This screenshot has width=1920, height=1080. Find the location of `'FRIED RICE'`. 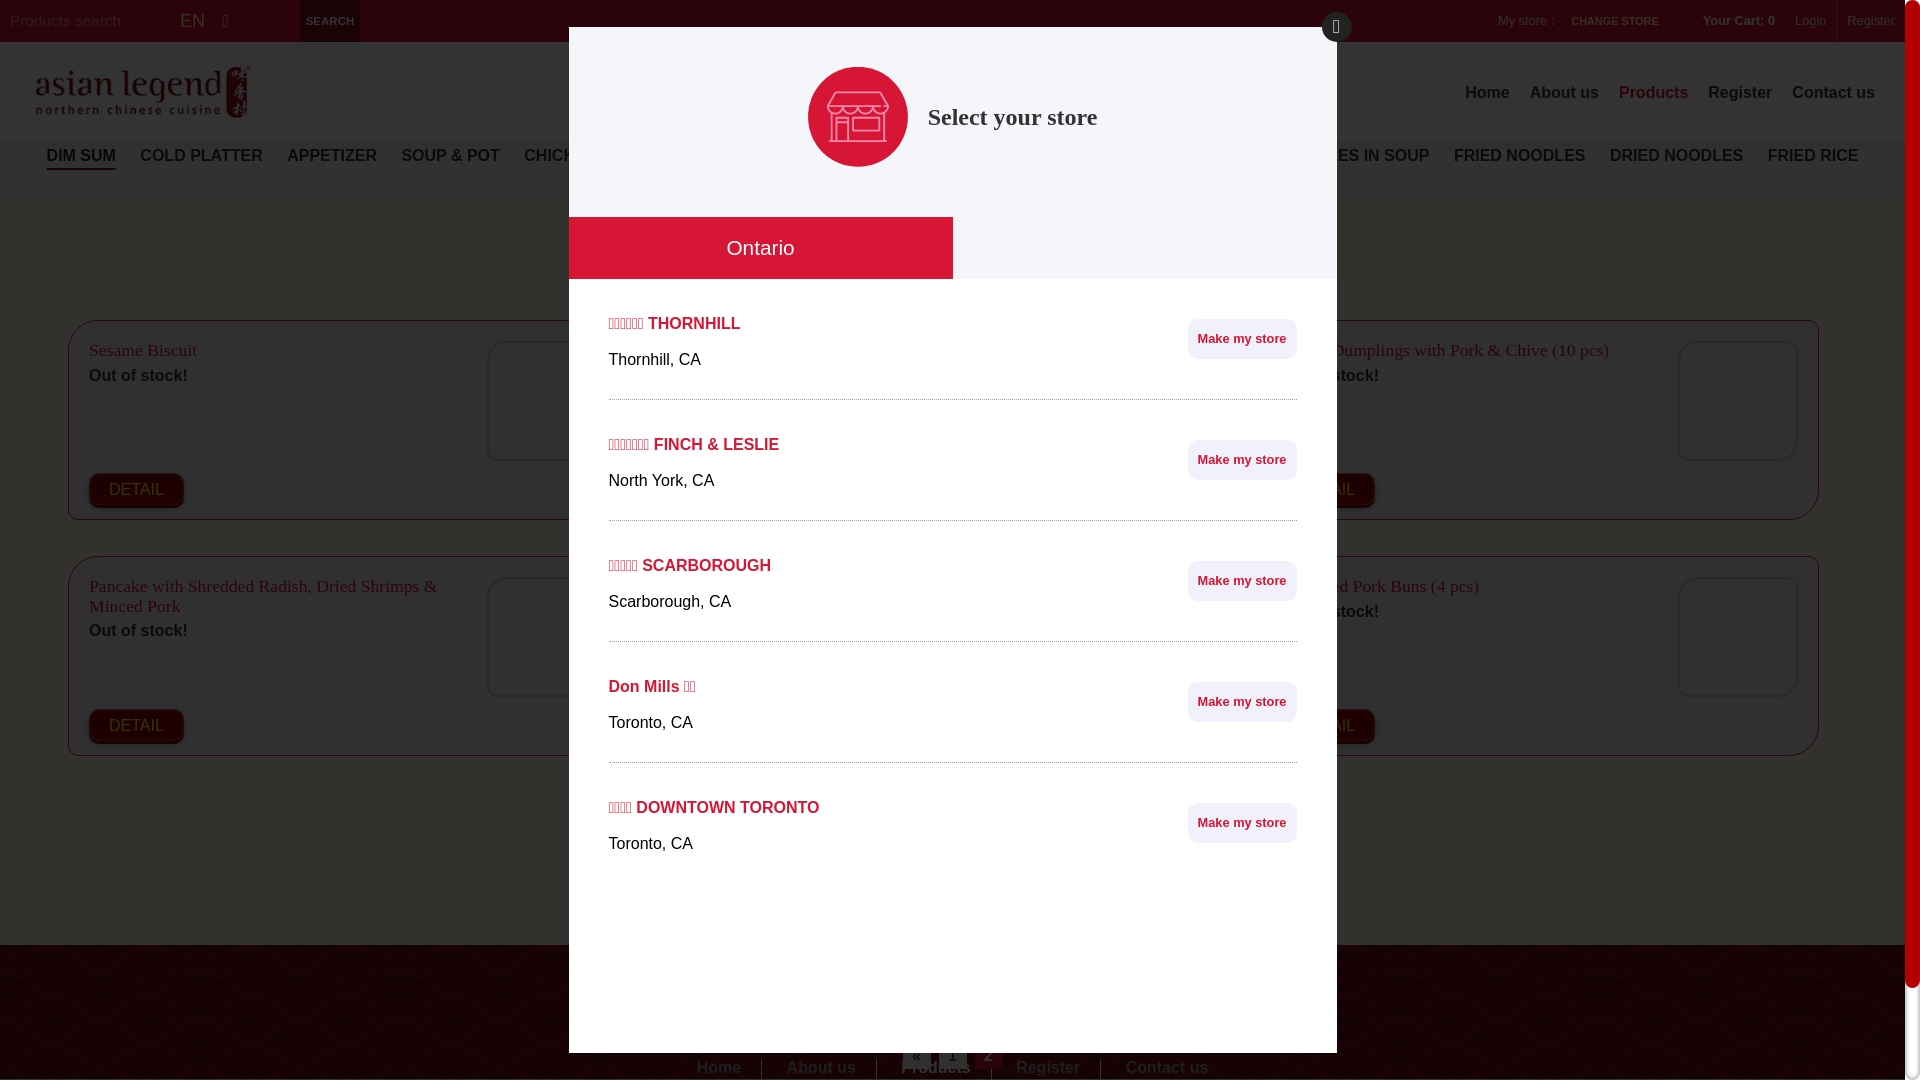

'FRIED RICE' is located at coordinates (1813, 154).